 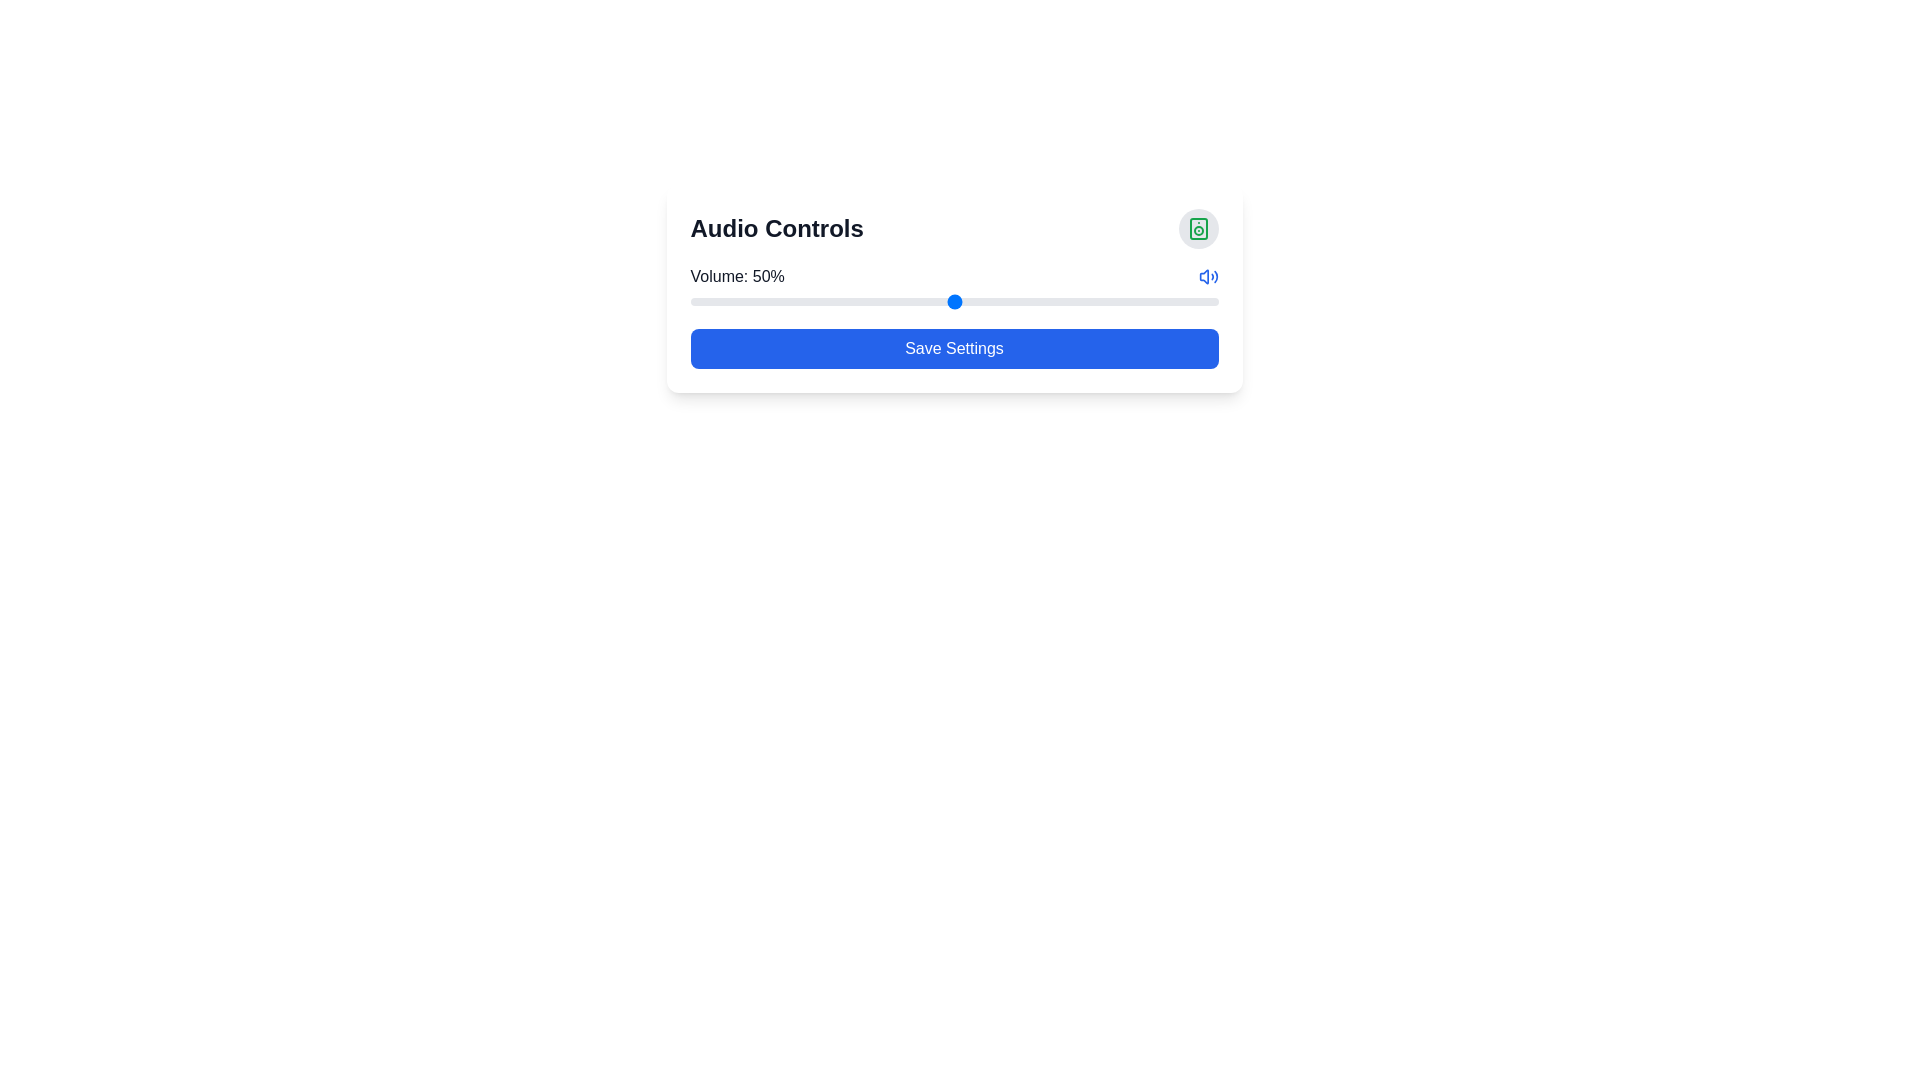 I want to click on the volume, so click(x=1171, y=301).